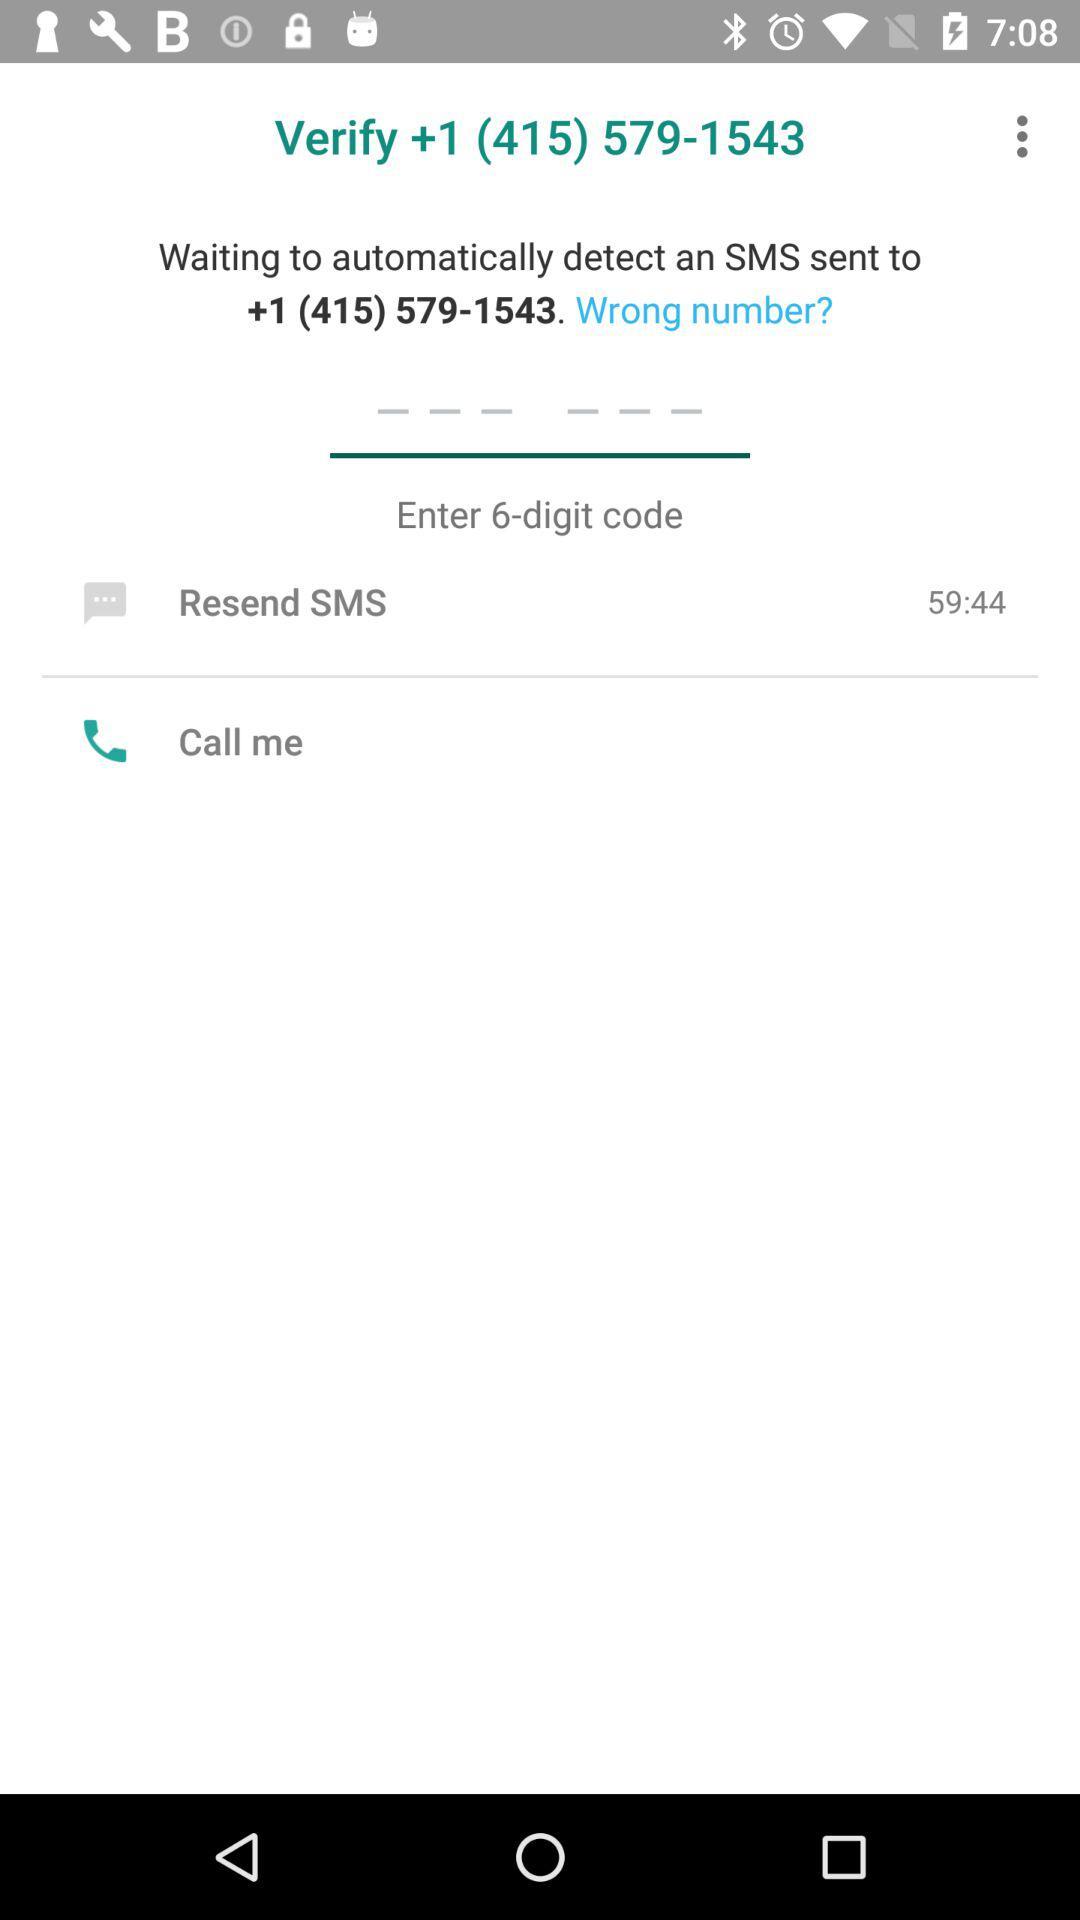 The image size is (1080, 1920). Describe the element at coordinates (188, 739) in the screenshot. I see `call me` at that location.